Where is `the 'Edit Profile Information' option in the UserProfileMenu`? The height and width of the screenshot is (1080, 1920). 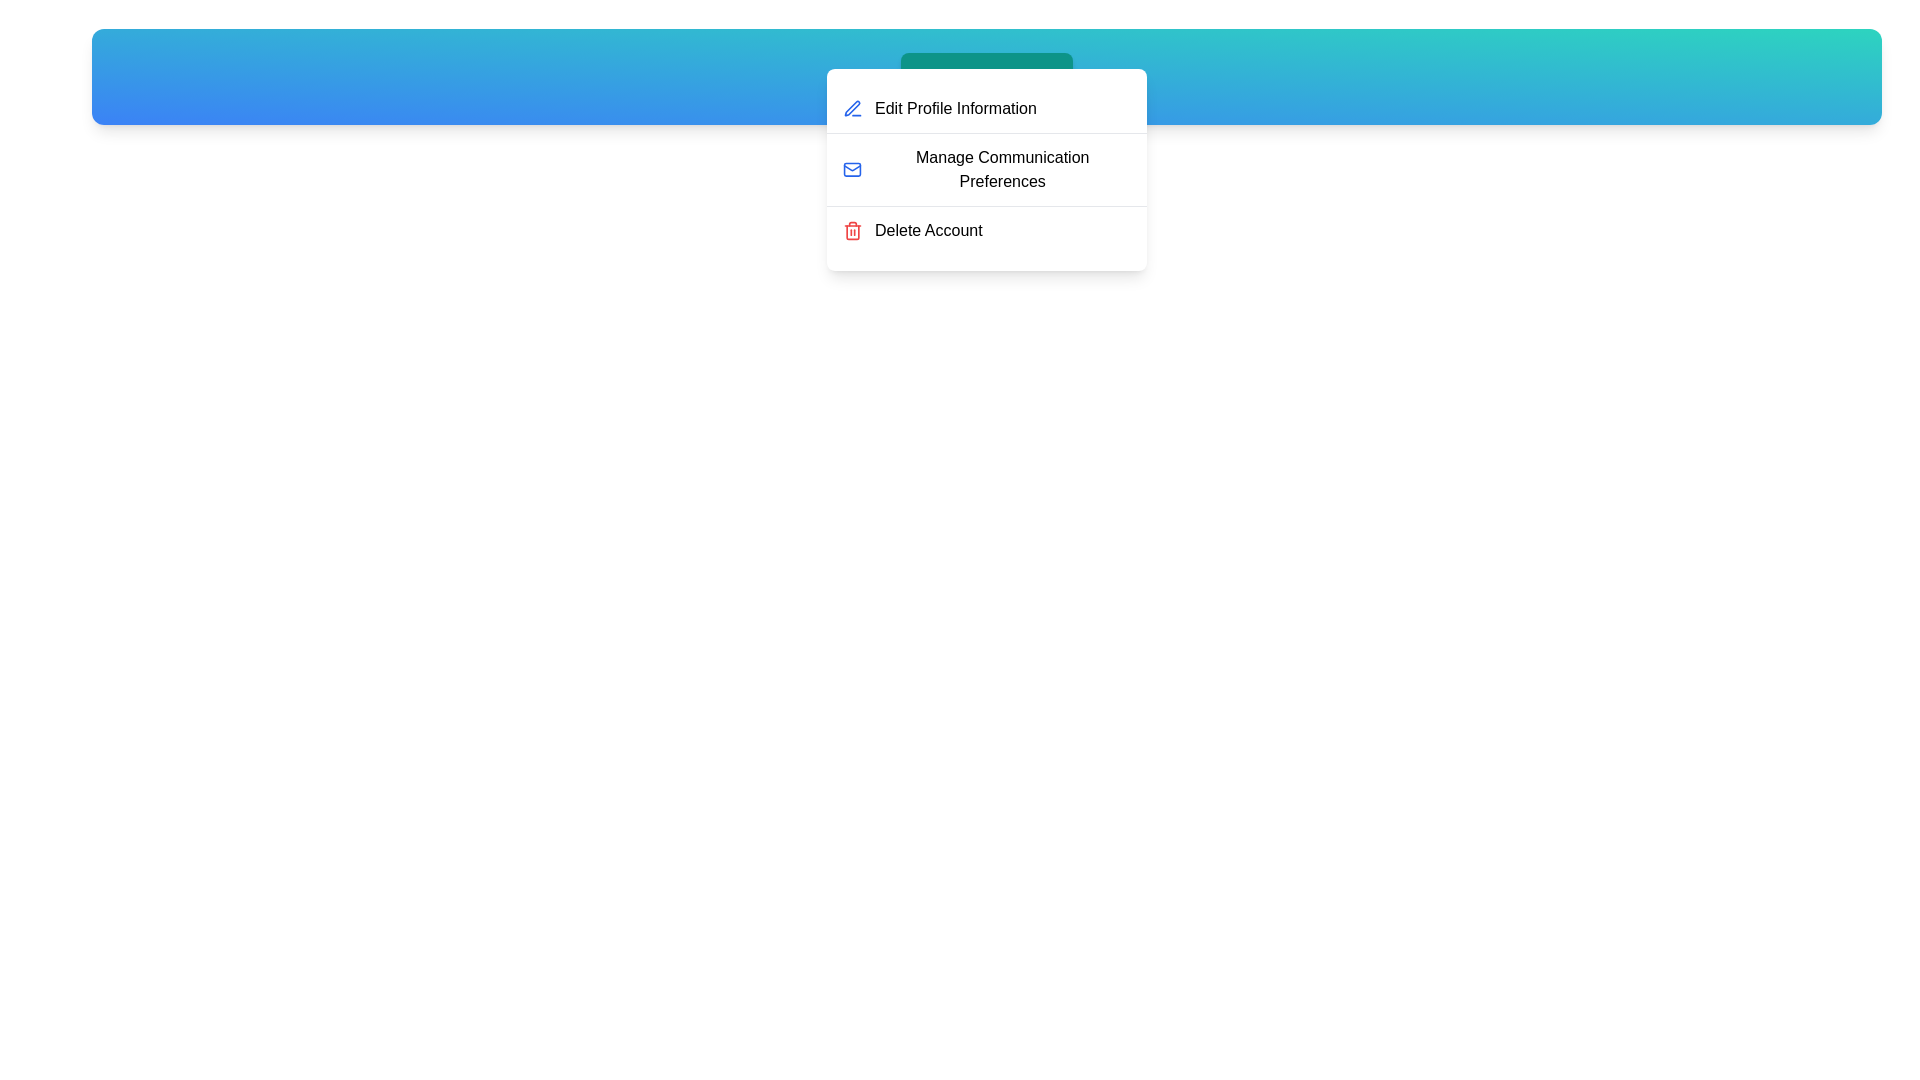
the 'Edit Profile Information' option in the UserProfileMenu is located at coordinates (987, 108).